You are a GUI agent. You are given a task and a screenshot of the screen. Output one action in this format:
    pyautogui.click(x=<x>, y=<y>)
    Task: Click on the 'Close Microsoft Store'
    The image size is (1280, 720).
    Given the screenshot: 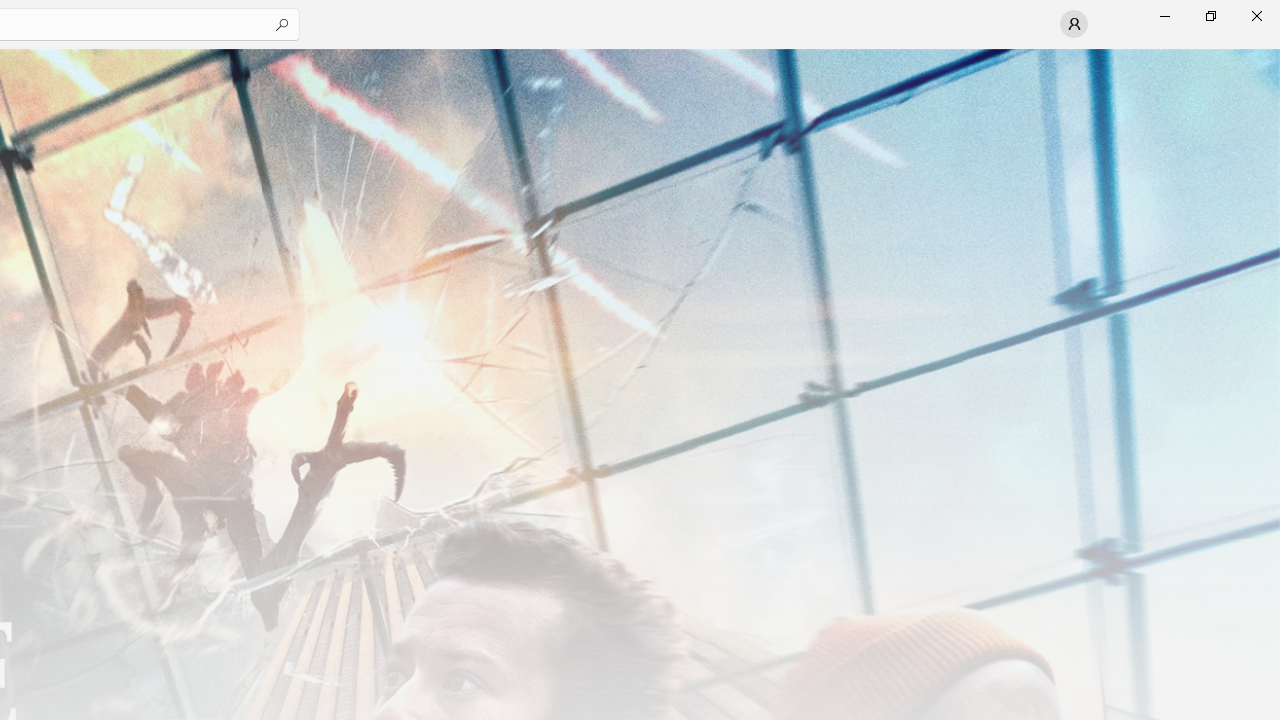 What is the action you would take?
    pyautogui.click(x=1255, y=15)
    